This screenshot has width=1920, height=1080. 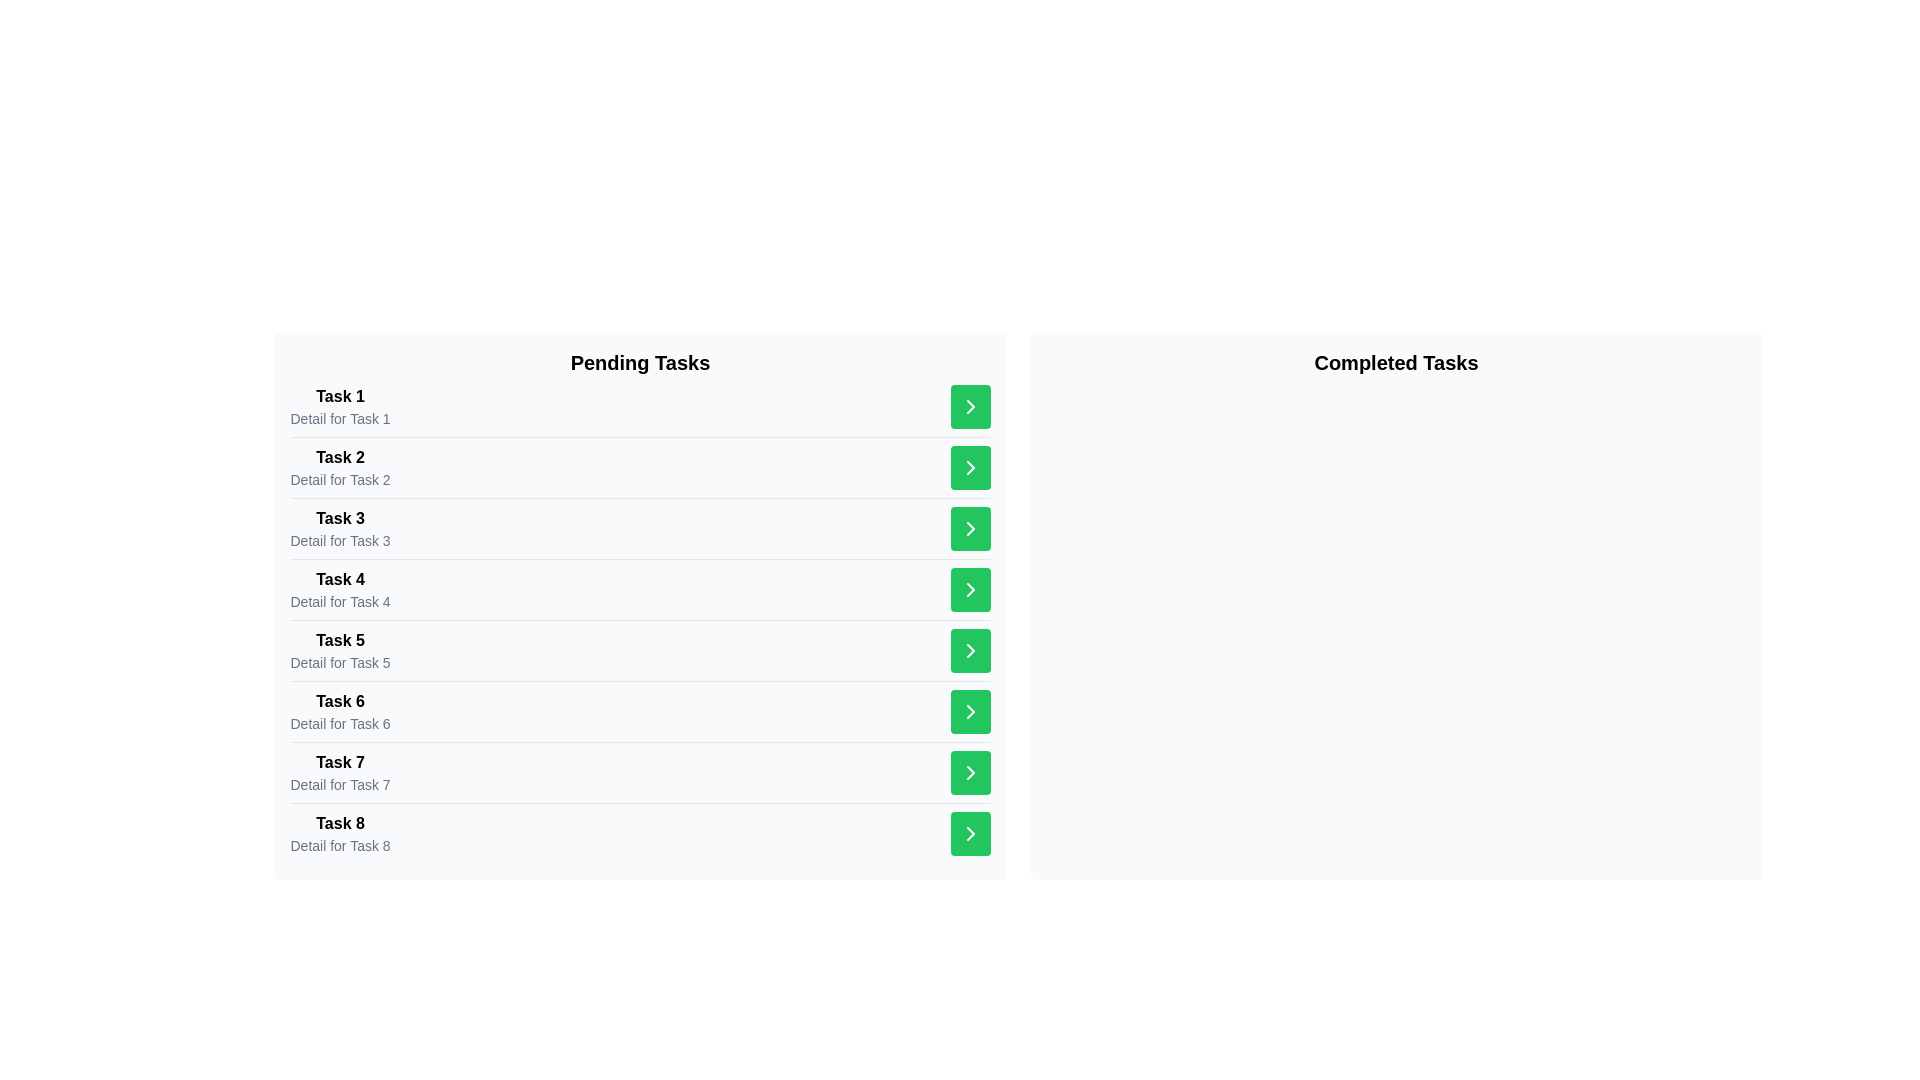 I want to click on the arrow-shaped icon within the green circular button located to the right of 'Task 8' in the 'Pending Tasks' section, so click(x=970, y=833).